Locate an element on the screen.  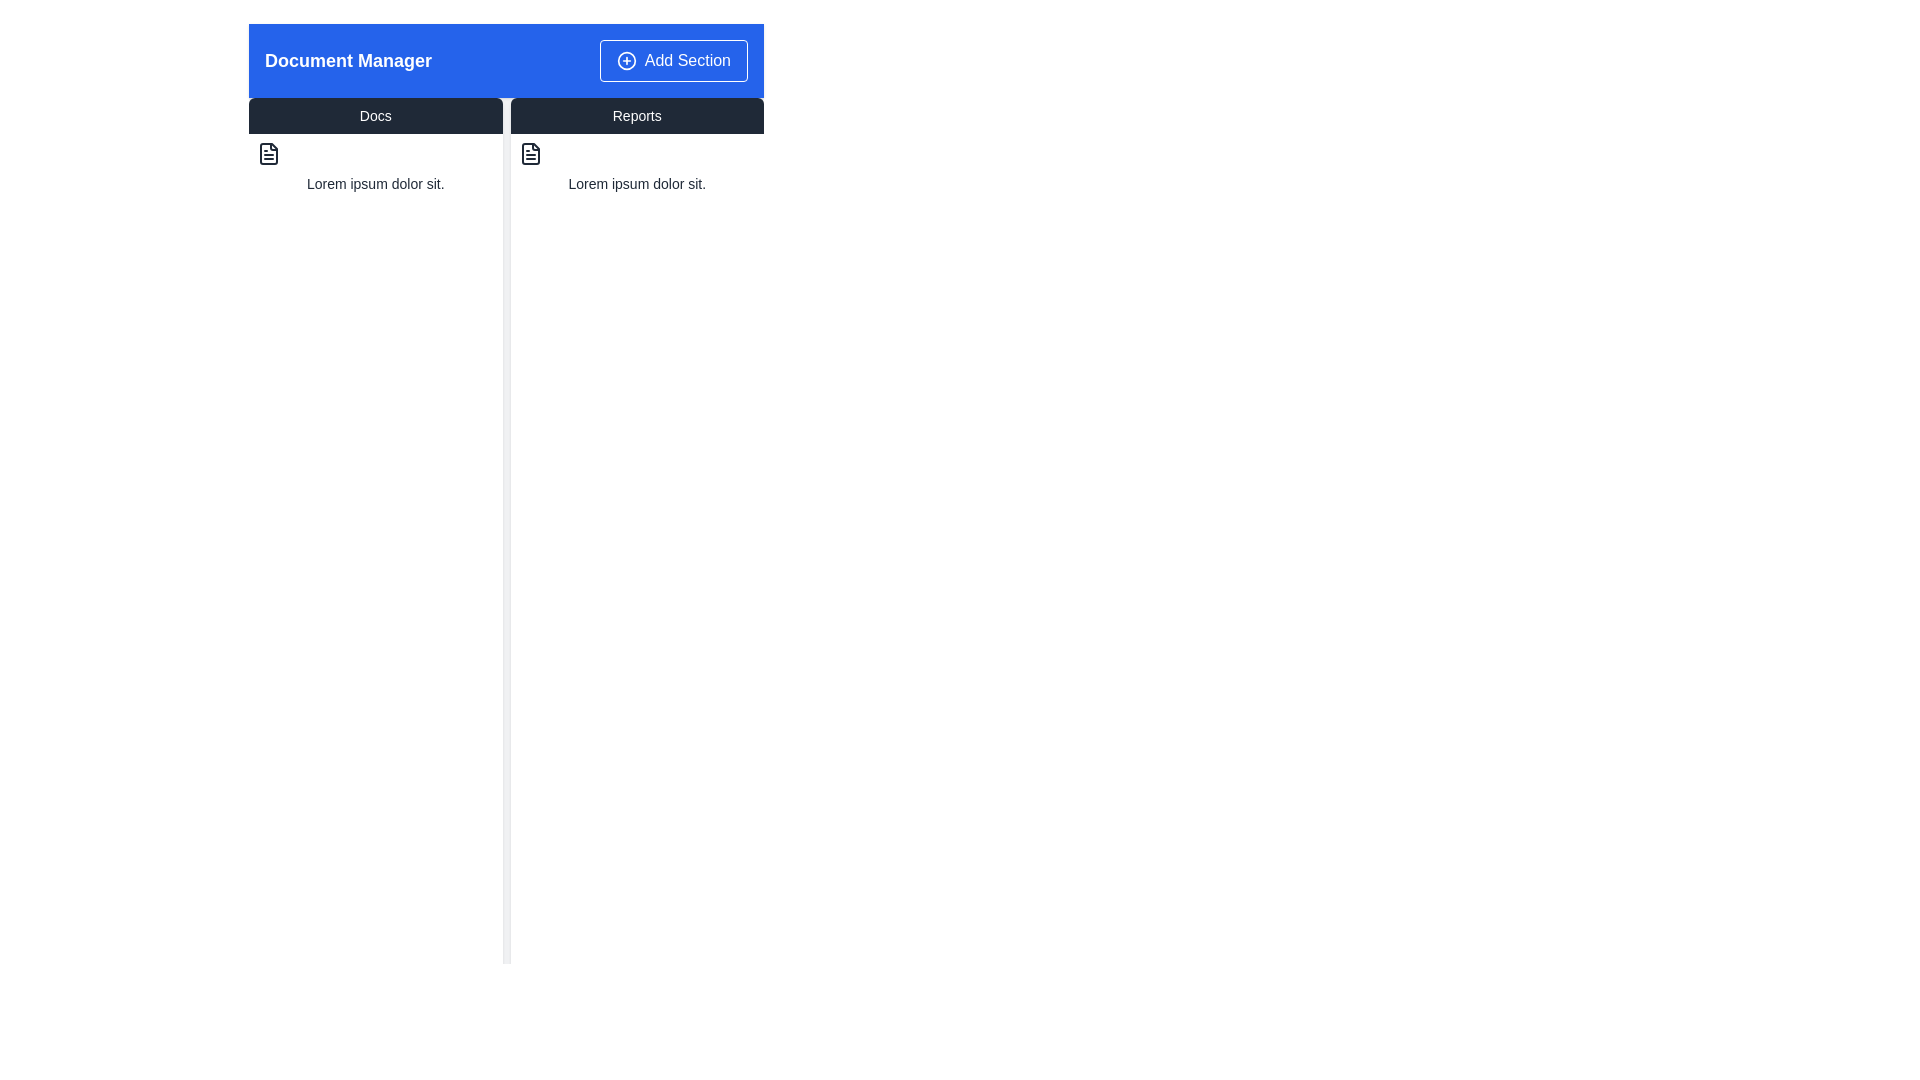
the button located in the top-right corner of the header bar, styled with a blue background and labeled 'Document Manager' is located at coordinates (673, 60).